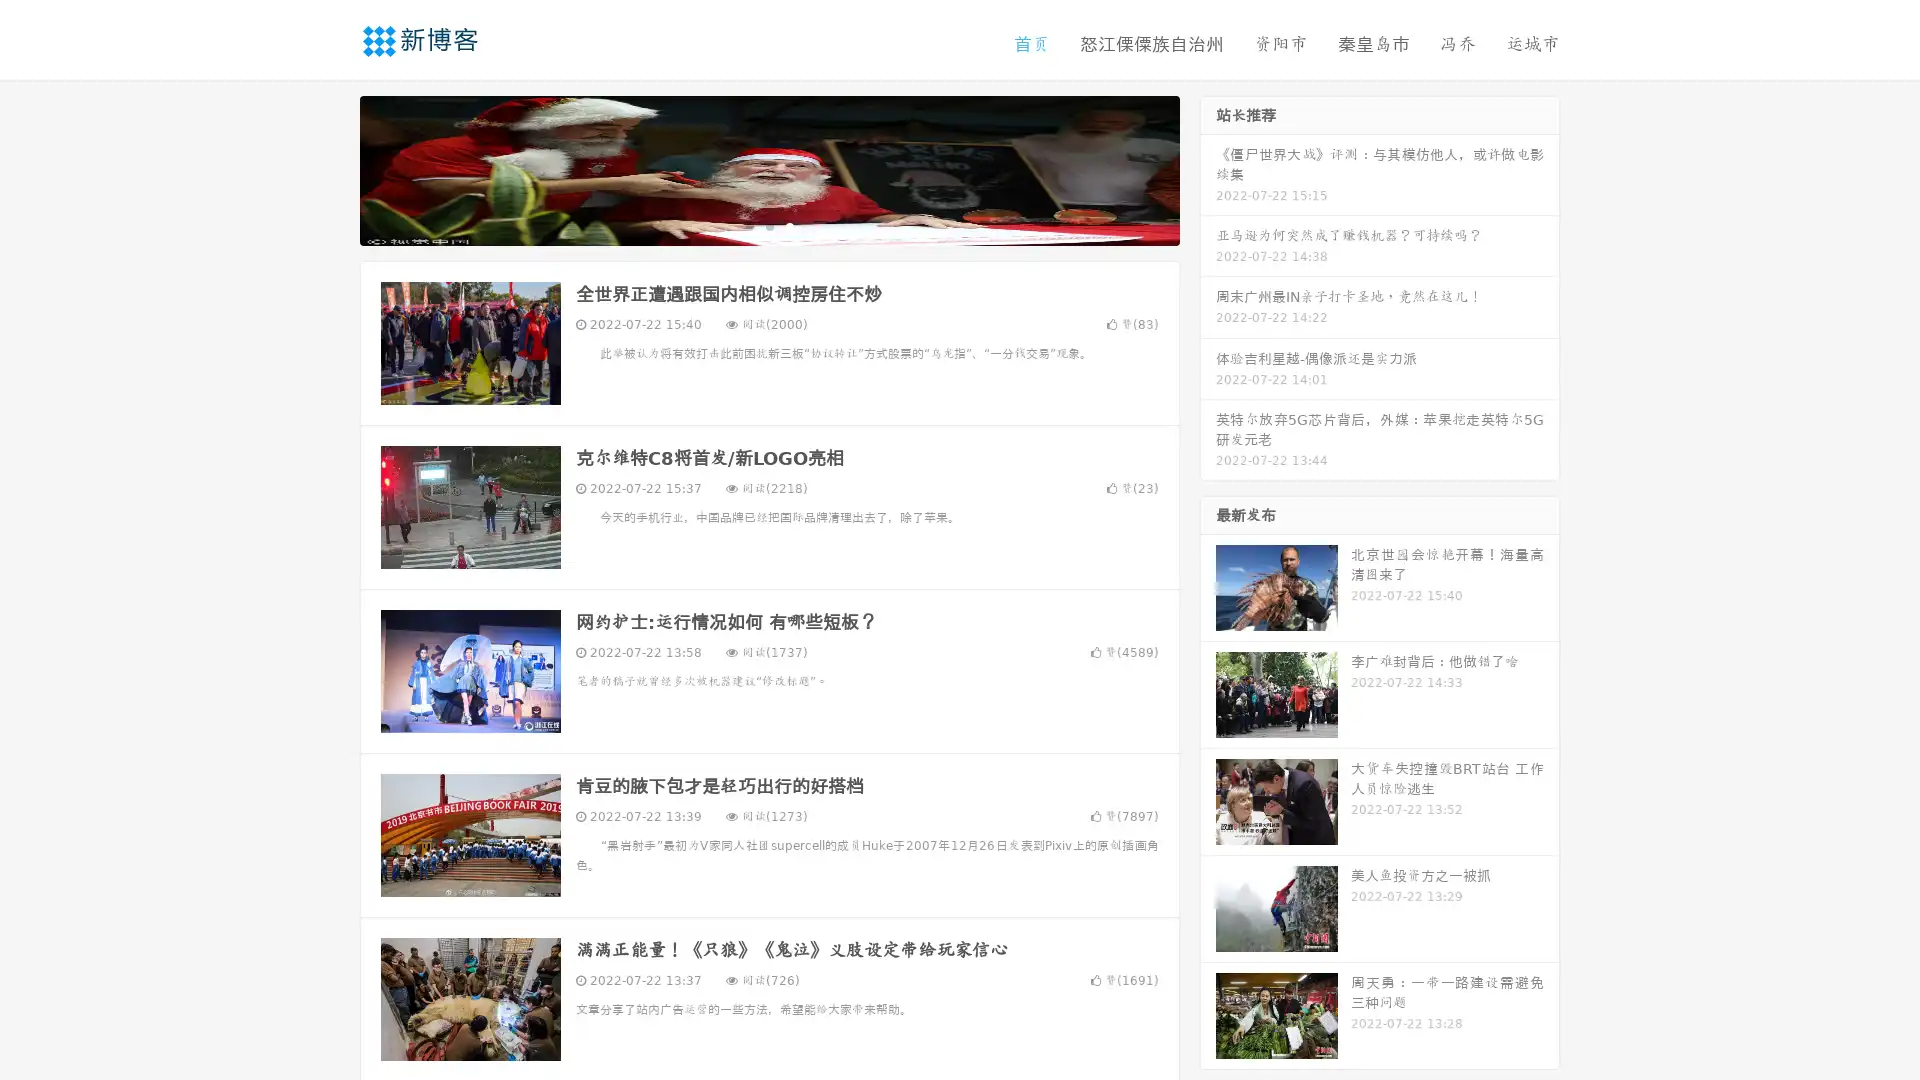 The height and width of the screenshot is (1080, 1920). I want to click on Next slide, so click(1208, 168).